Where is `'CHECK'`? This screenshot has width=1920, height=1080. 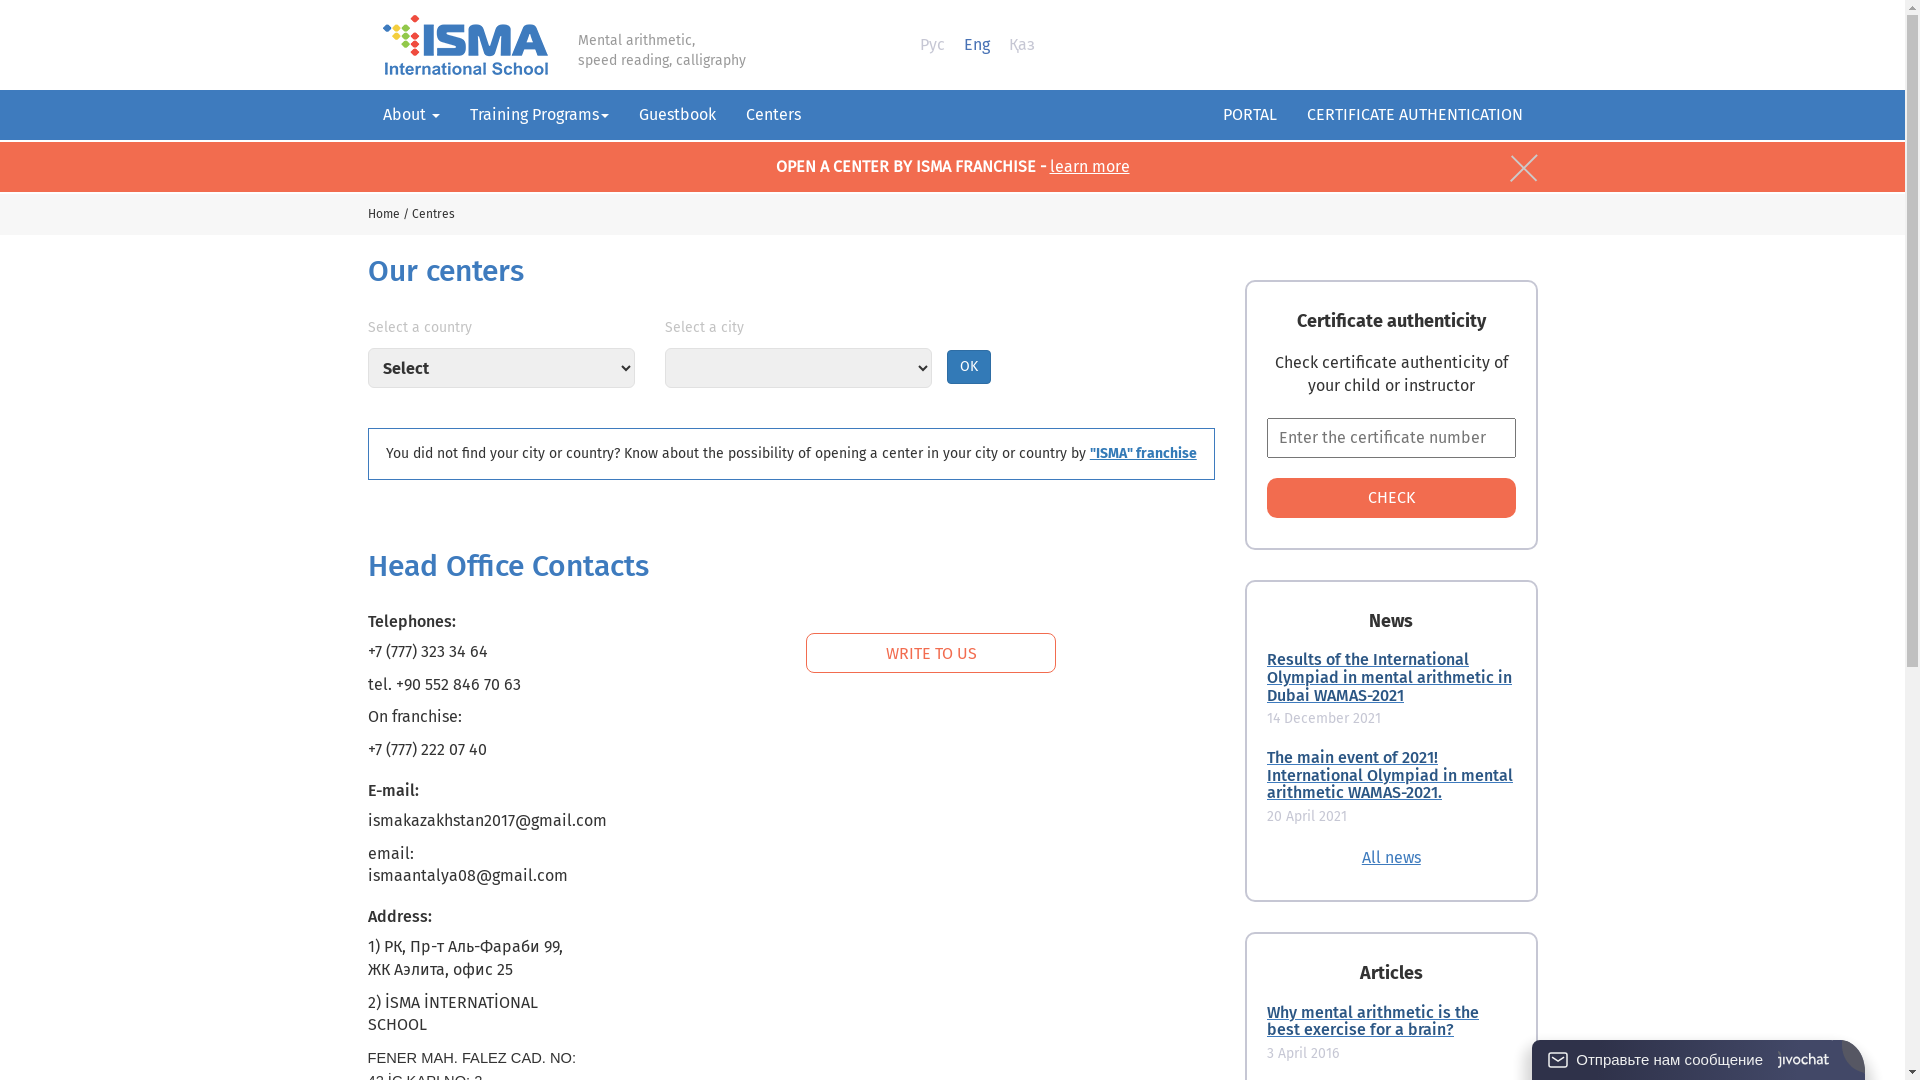
'CHECK' is located at coordinates (1390, 496).